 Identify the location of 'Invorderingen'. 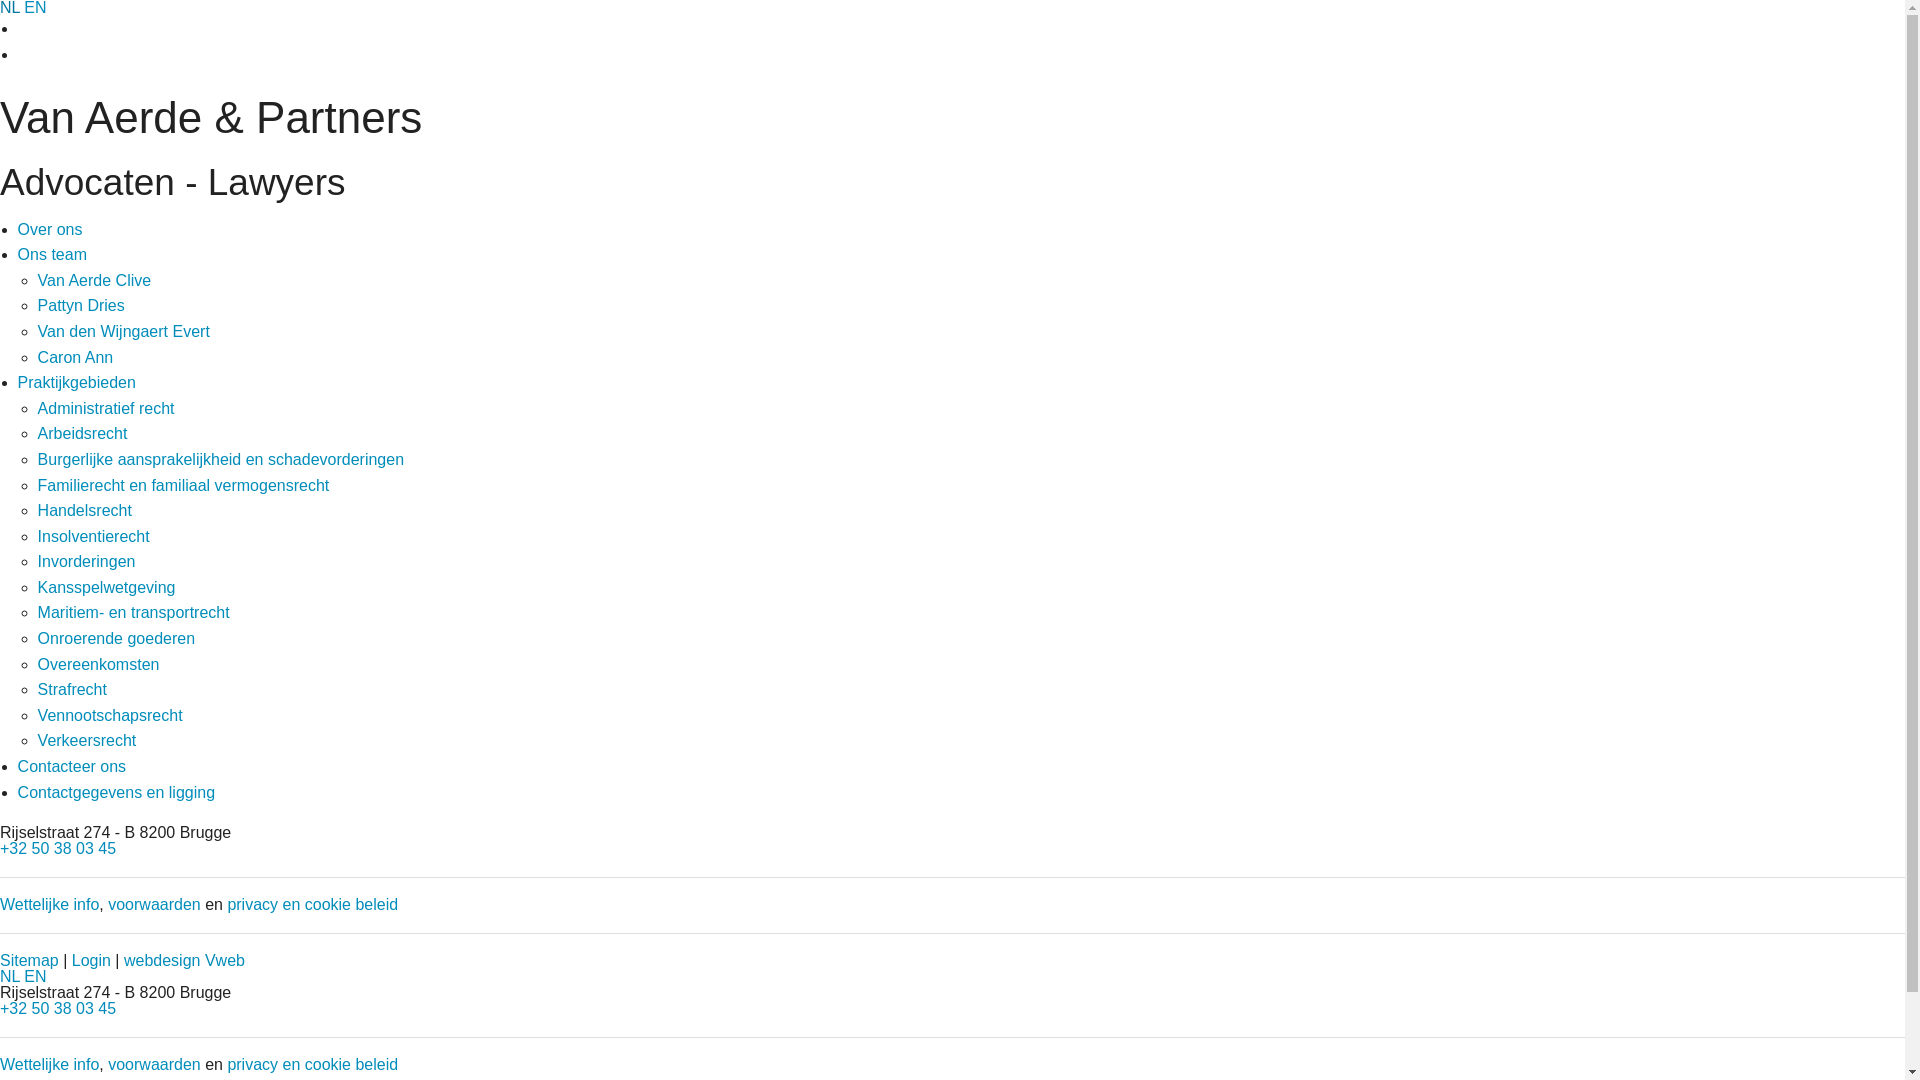
(85, 561).